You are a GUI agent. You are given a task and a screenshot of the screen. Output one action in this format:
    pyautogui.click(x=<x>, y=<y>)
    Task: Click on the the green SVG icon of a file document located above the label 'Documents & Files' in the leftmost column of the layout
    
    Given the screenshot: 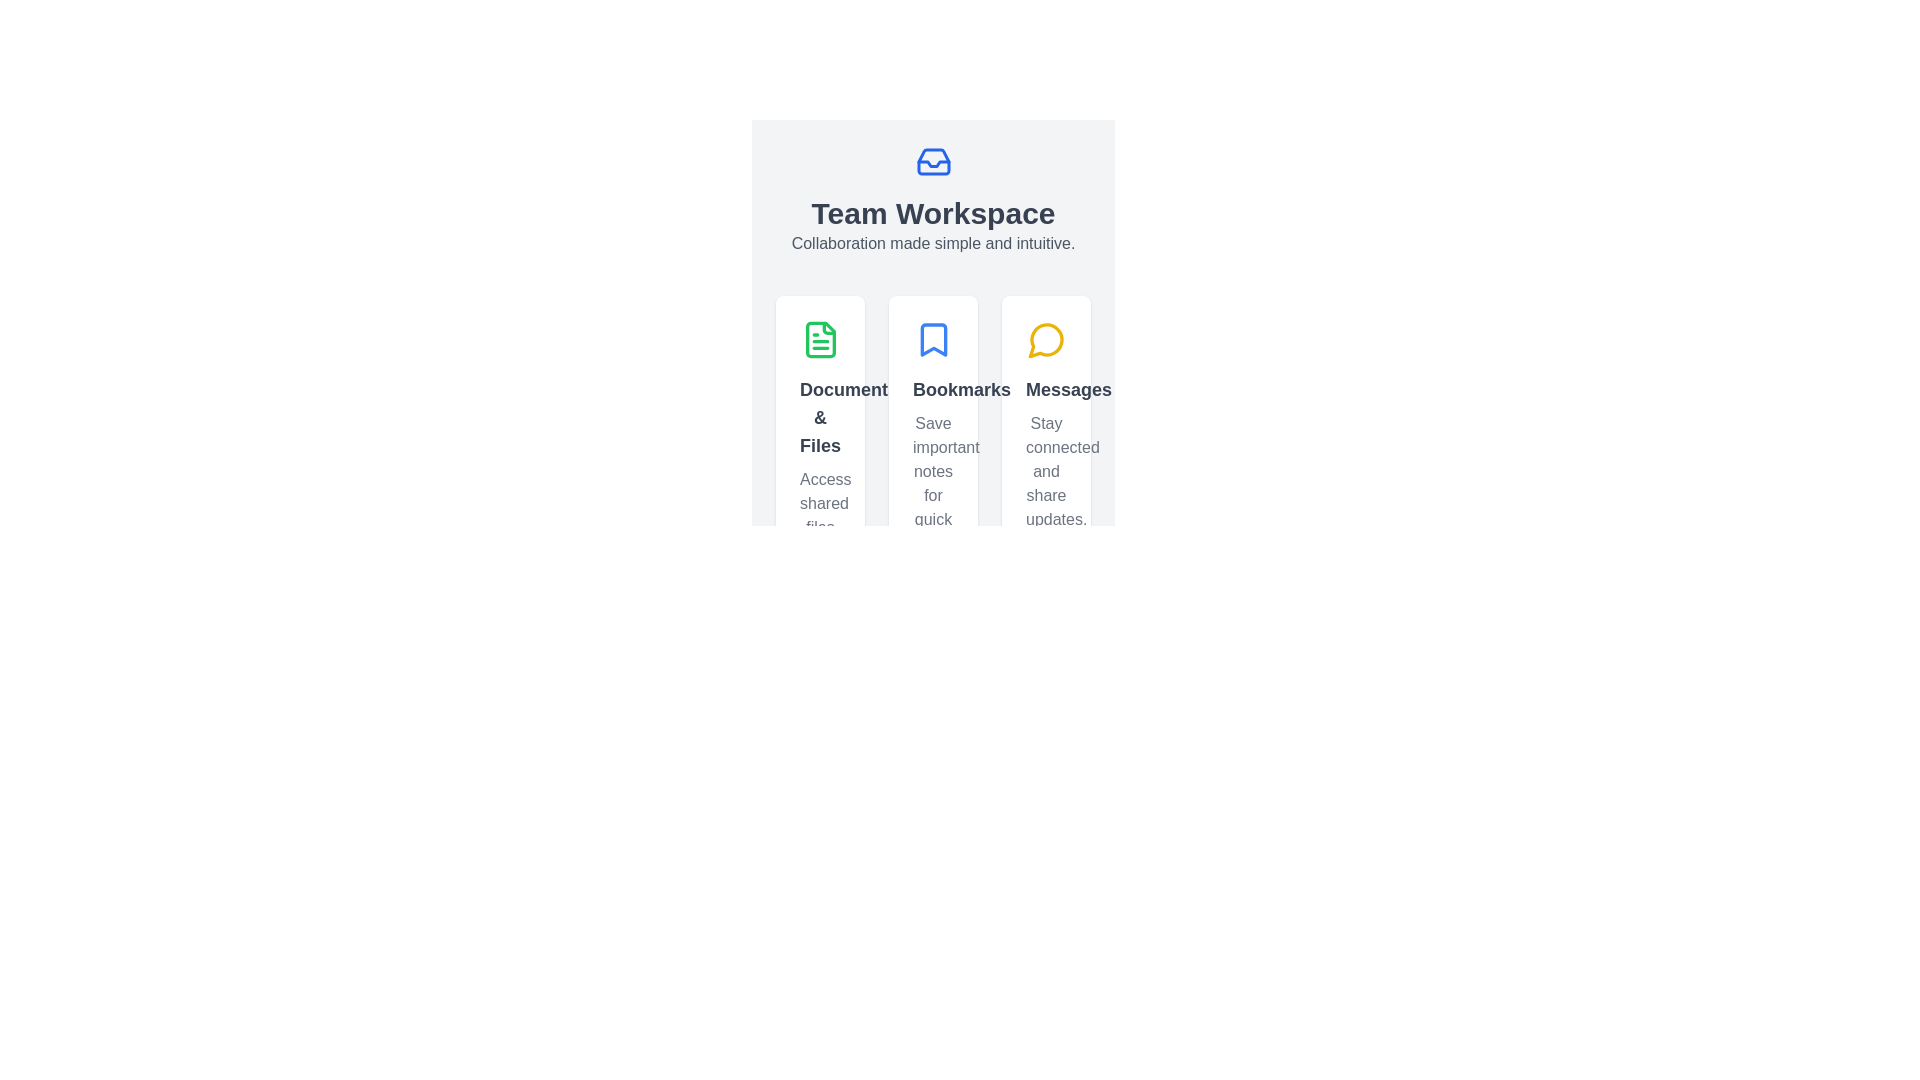 What is the action you would take?
    pyautogui.click(x=820, y=338)
    